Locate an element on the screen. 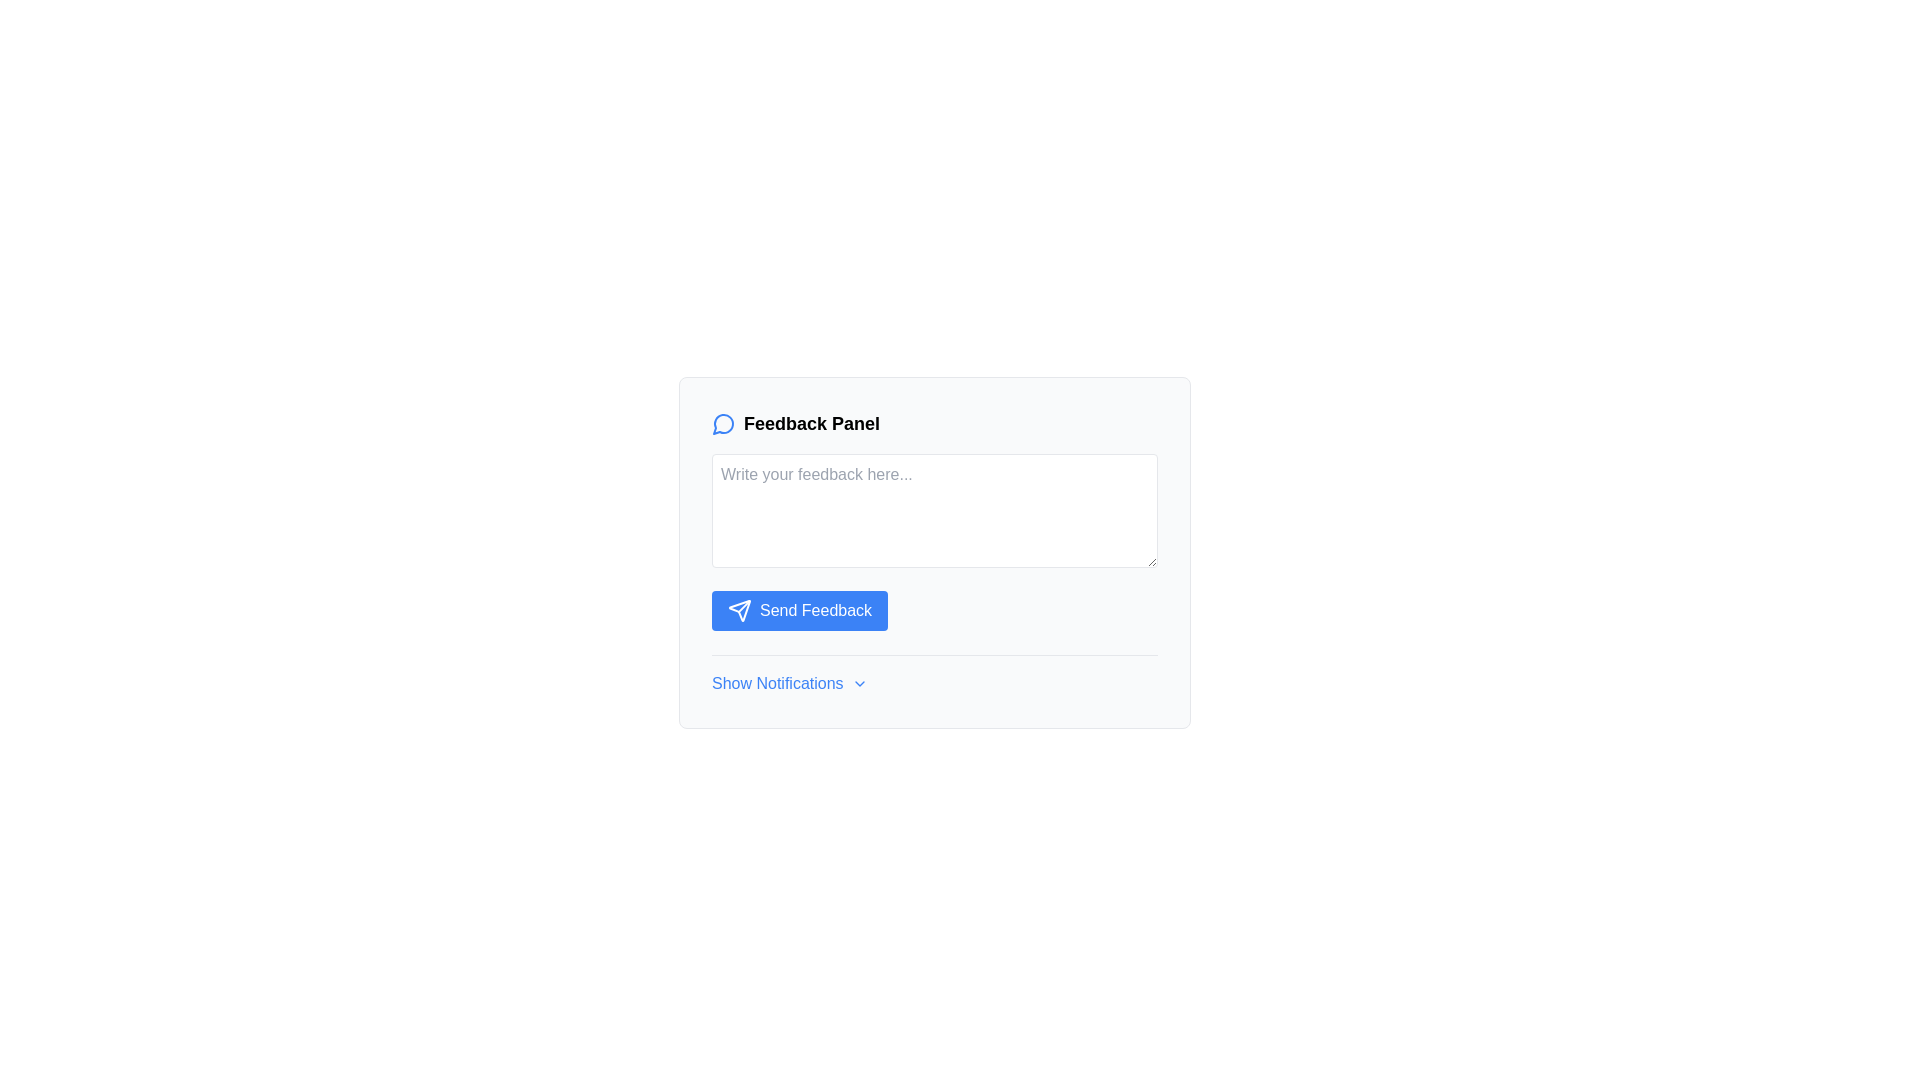 This screenshot has width=1920, height=1080. the paper airplane graphical icon located at the bottom left of the 'Send Feedback' button in the feedback form is located at coordinates (738, 609).